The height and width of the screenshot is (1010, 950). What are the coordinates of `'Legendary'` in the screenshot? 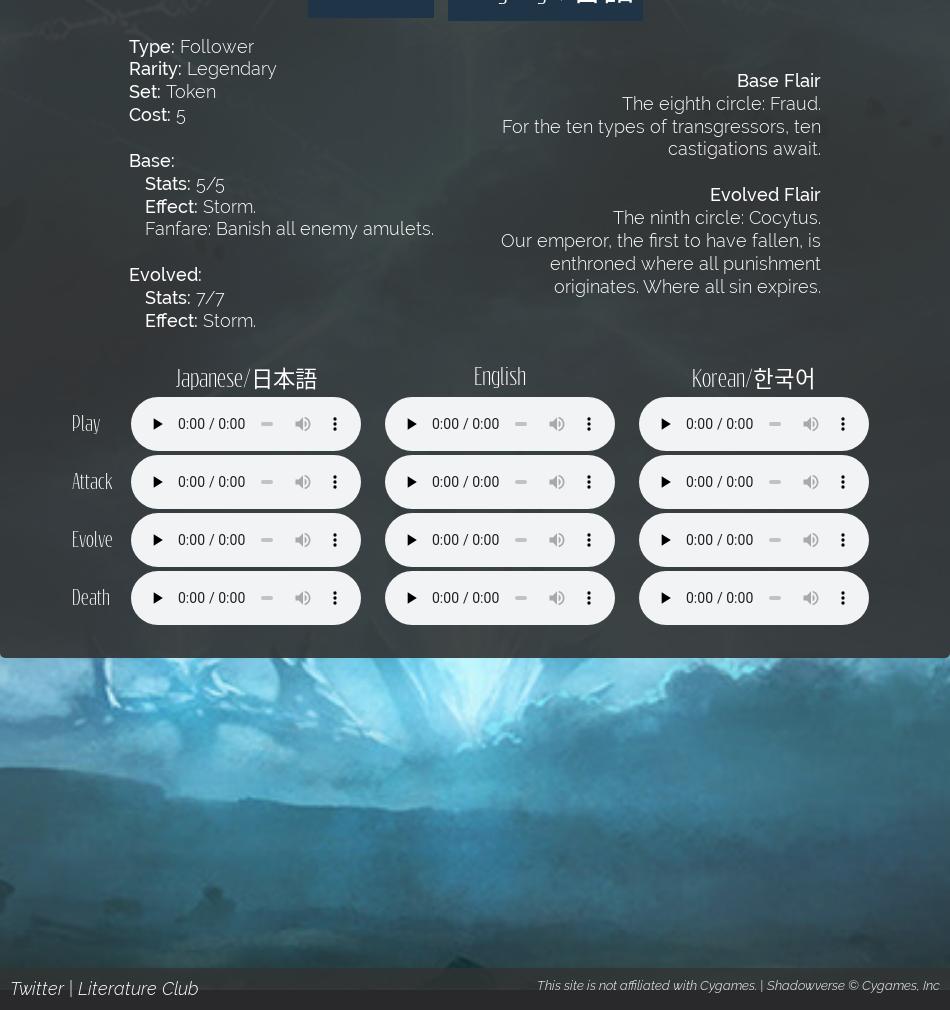 It's located at (229, 67).